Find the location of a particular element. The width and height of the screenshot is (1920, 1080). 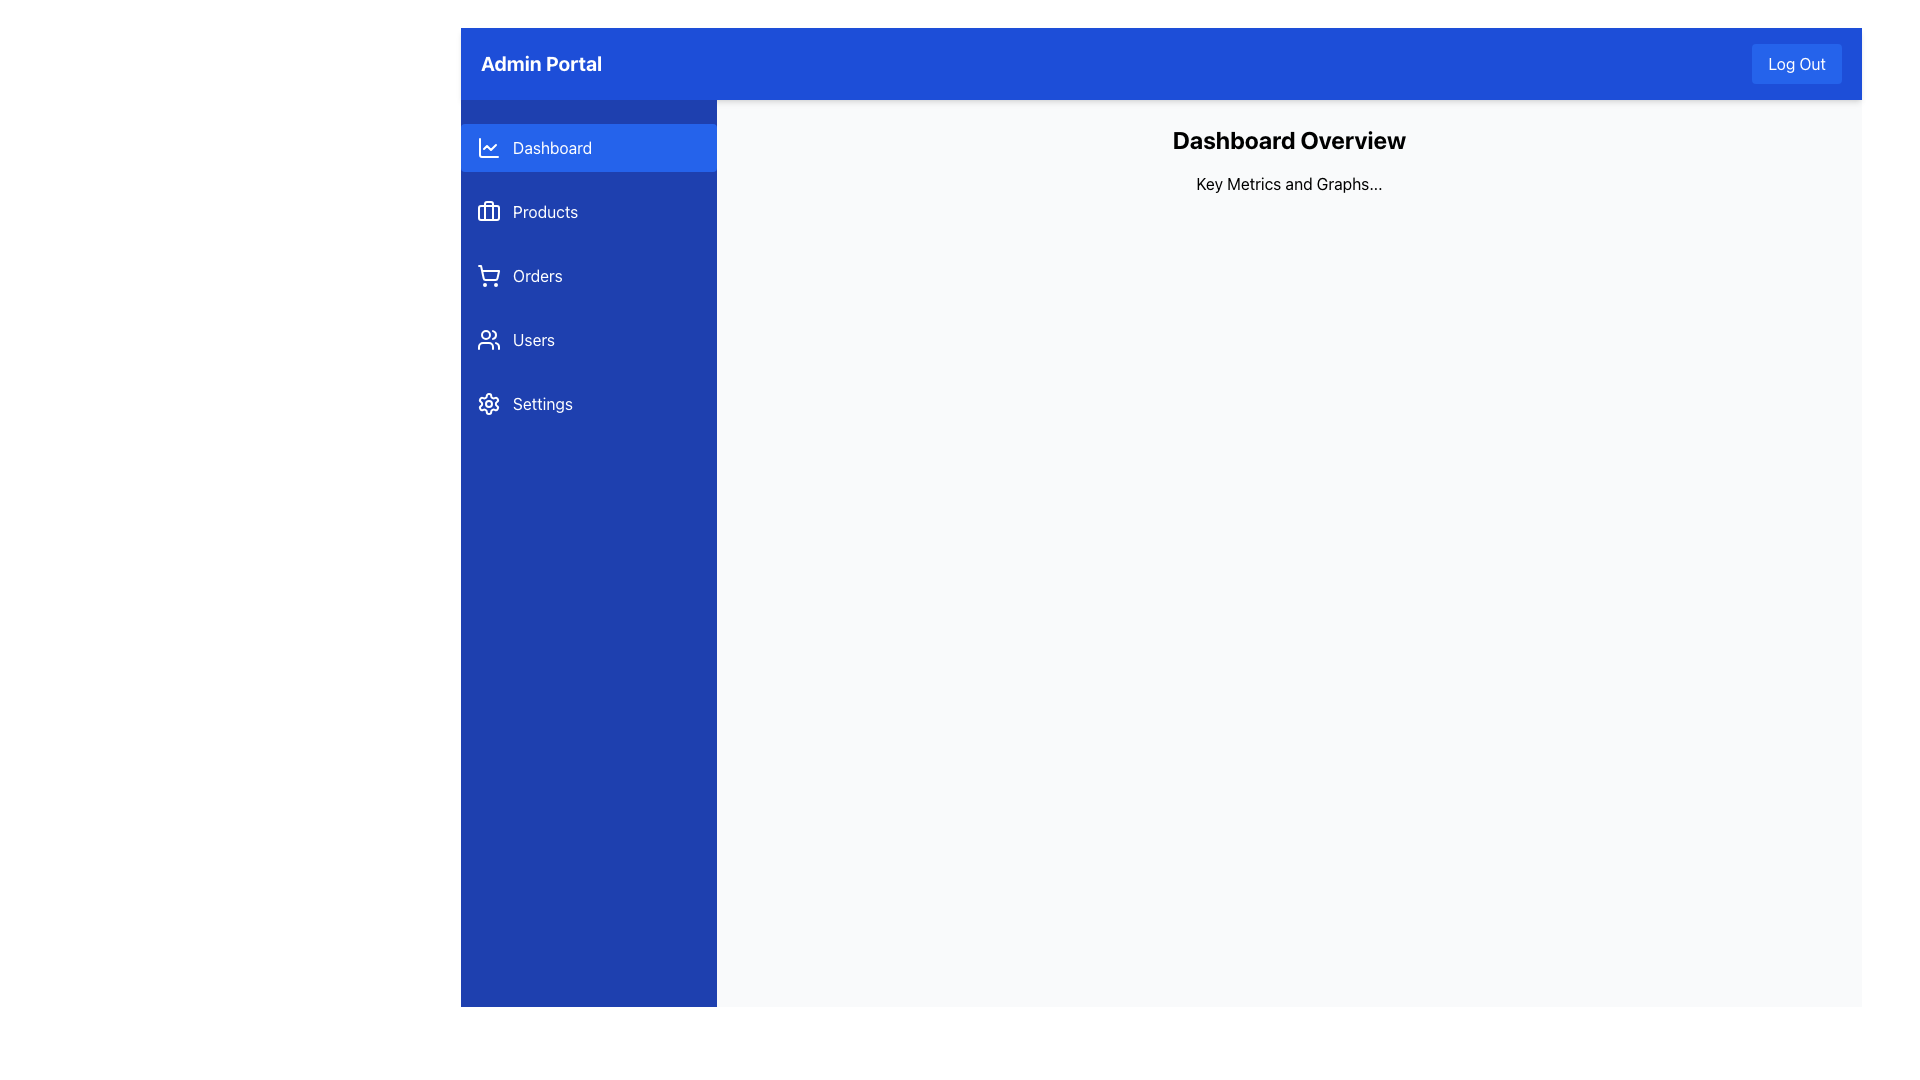

the navigational button located at the top of the vertical menu in the left sidebar is located at coordinates (588, 146).